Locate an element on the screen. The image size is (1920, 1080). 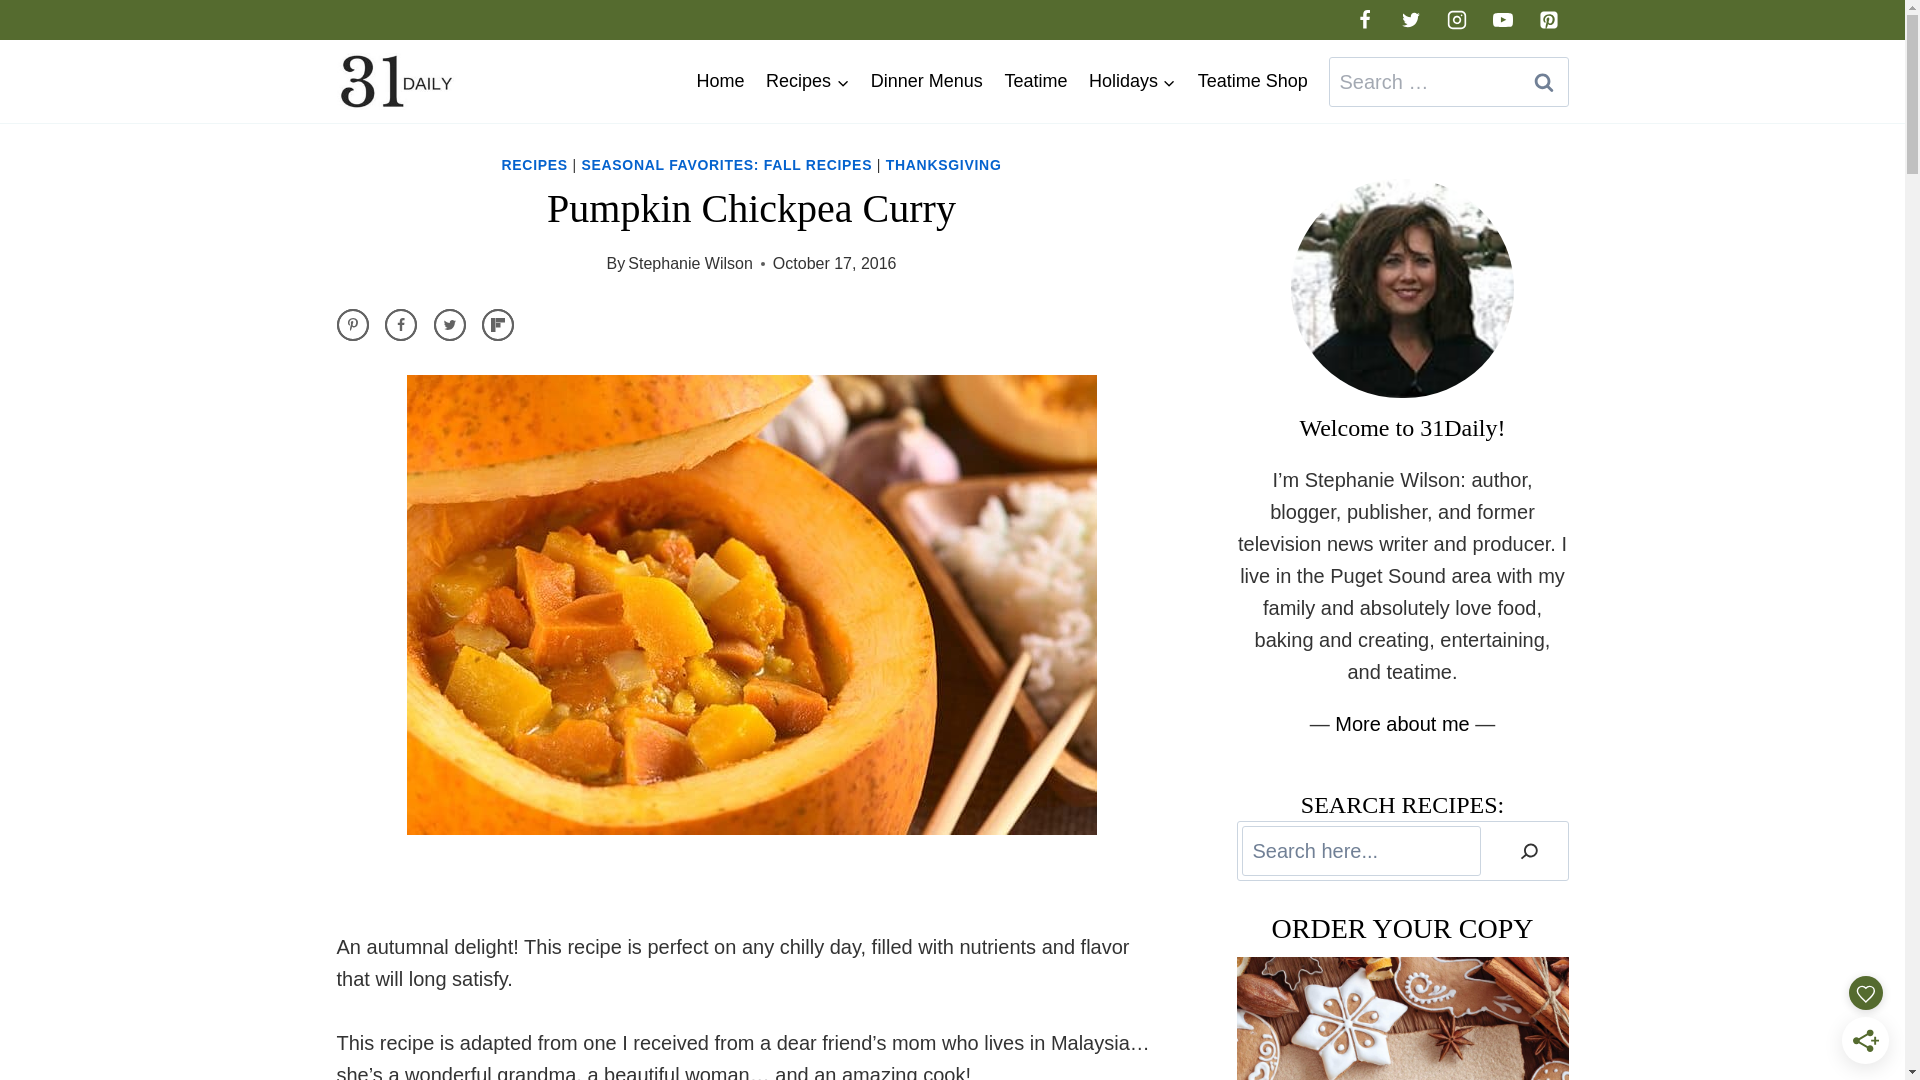
'Save to Pinterest' is located at coordinates (351, 323).